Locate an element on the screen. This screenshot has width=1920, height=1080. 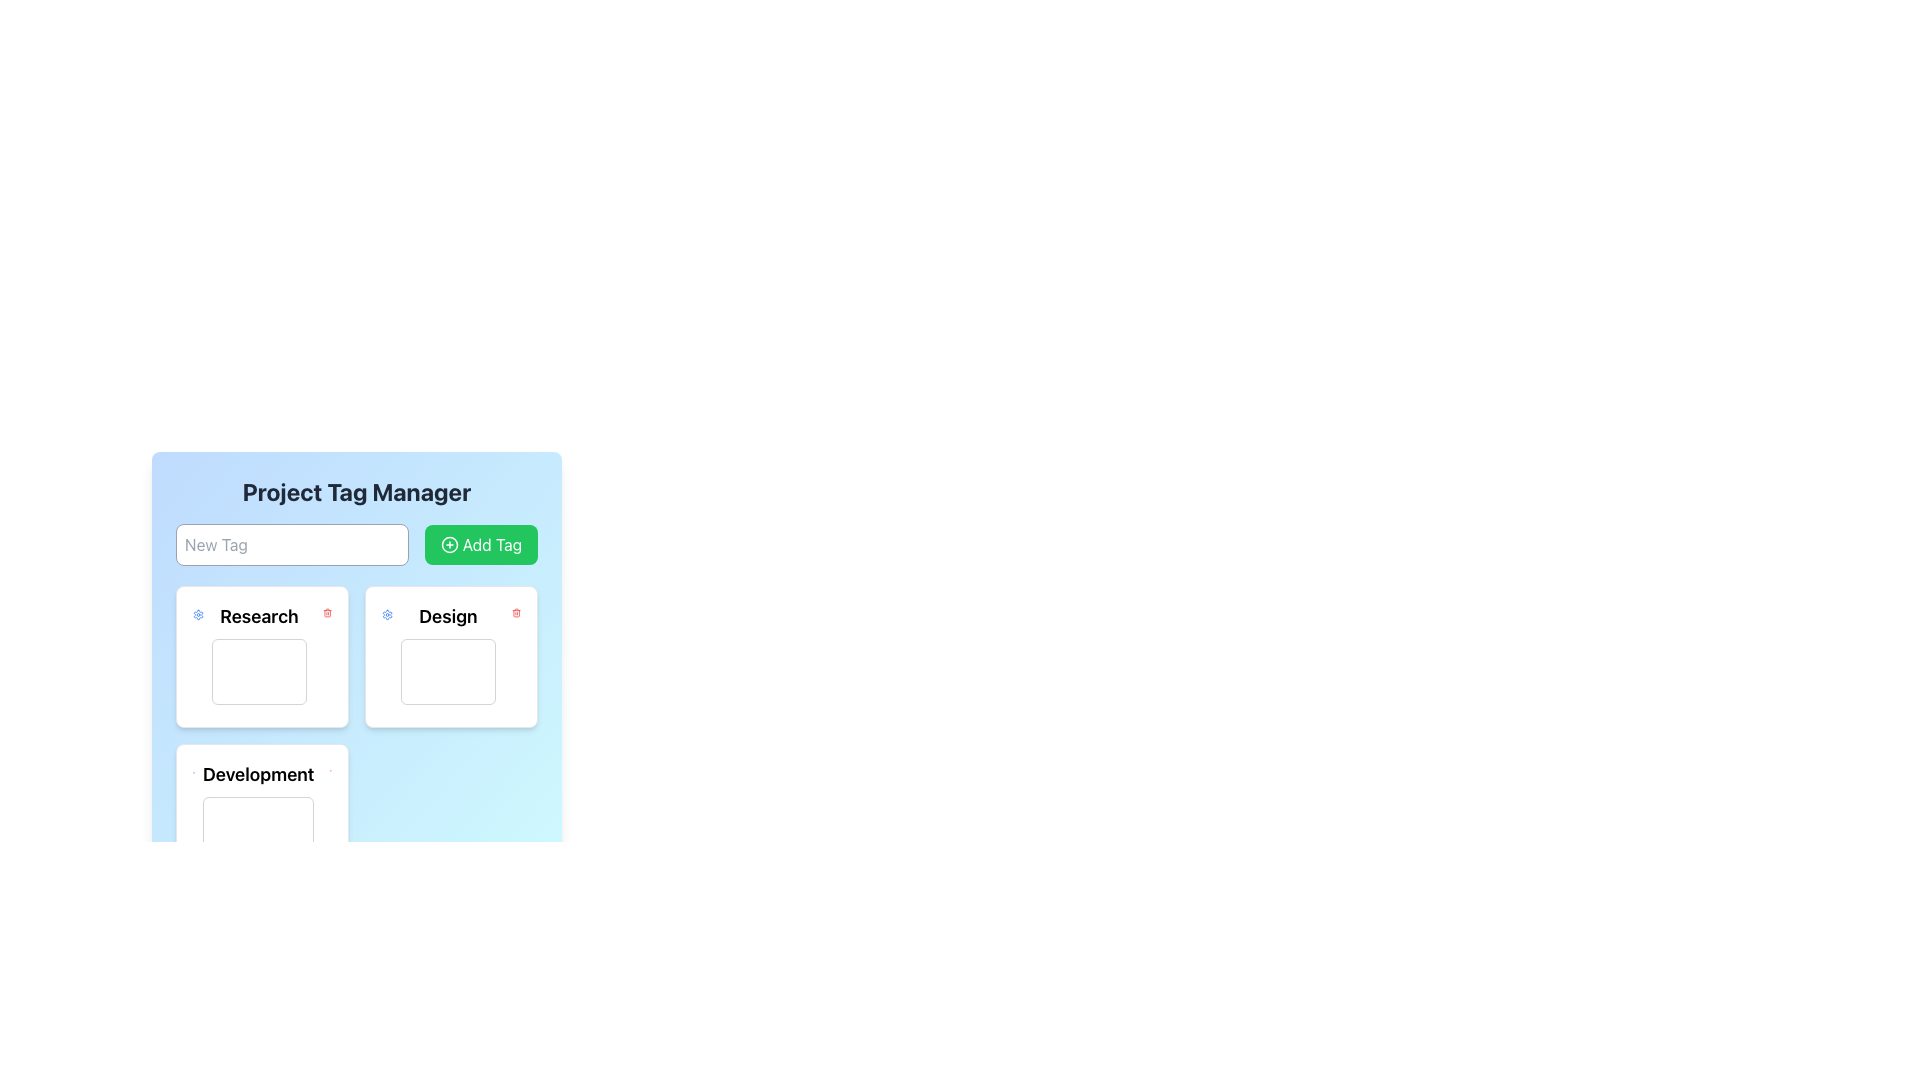
the 'Add Tag' button is located at coordinates (481, 544).